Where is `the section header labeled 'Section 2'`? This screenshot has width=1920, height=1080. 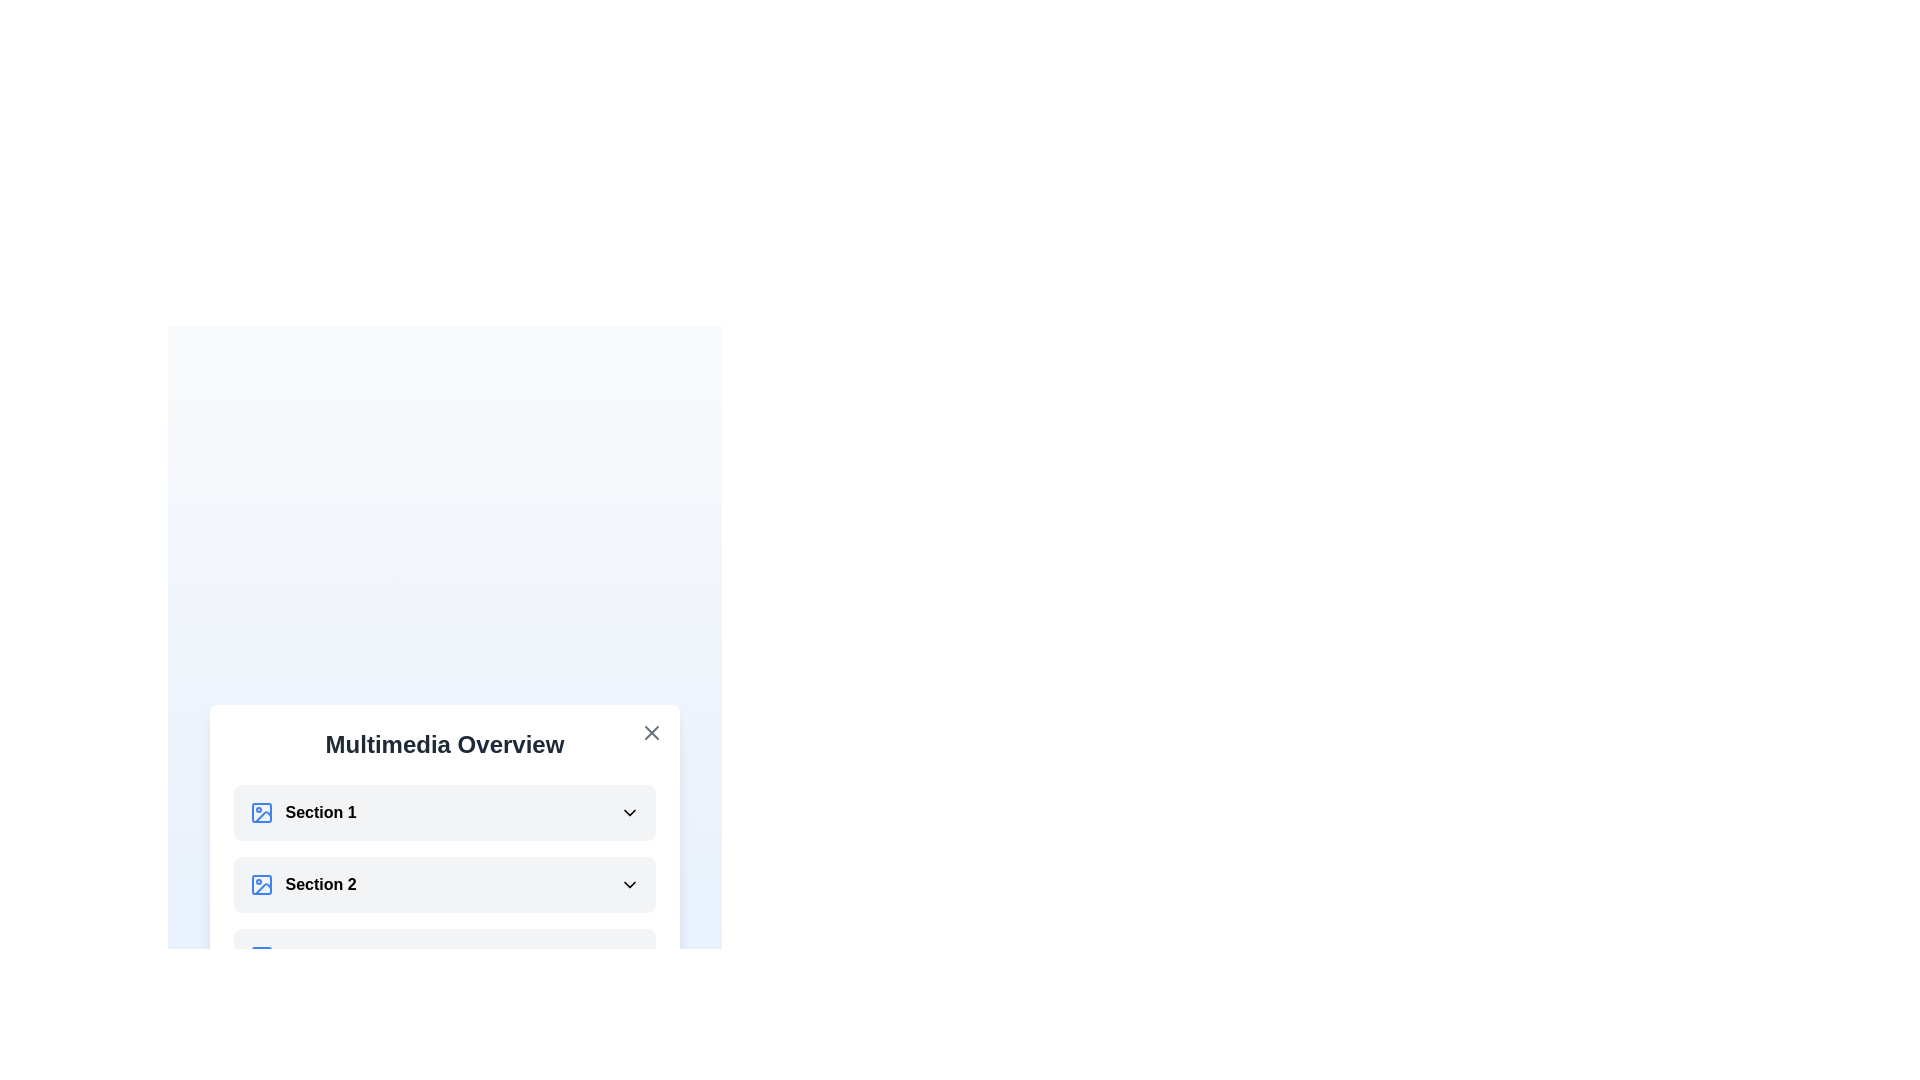 the section header labeled 'Section 2' is located at coordinates (302, 883).